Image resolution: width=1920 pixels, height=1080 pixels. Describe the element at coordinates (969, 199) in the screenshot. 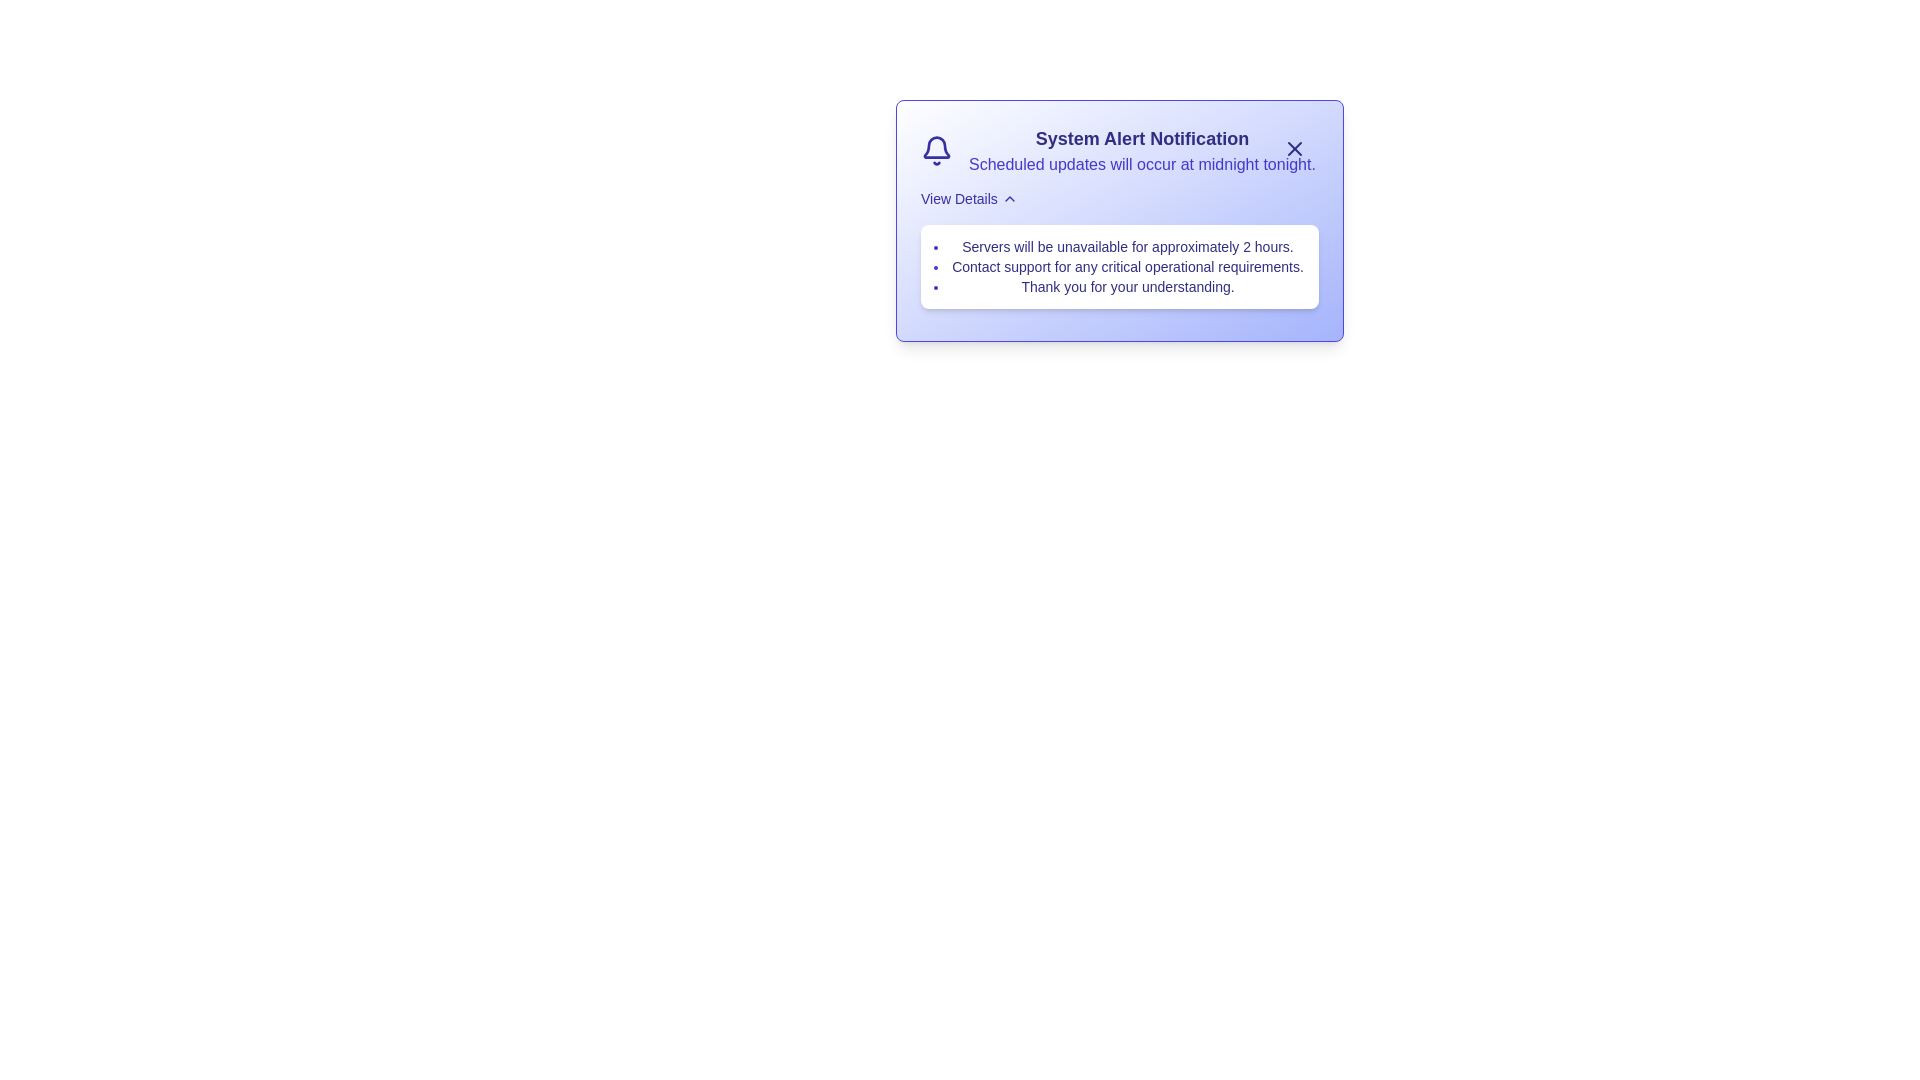

I see `'View Details' button to toggle the expansion state of the alert` at that location.